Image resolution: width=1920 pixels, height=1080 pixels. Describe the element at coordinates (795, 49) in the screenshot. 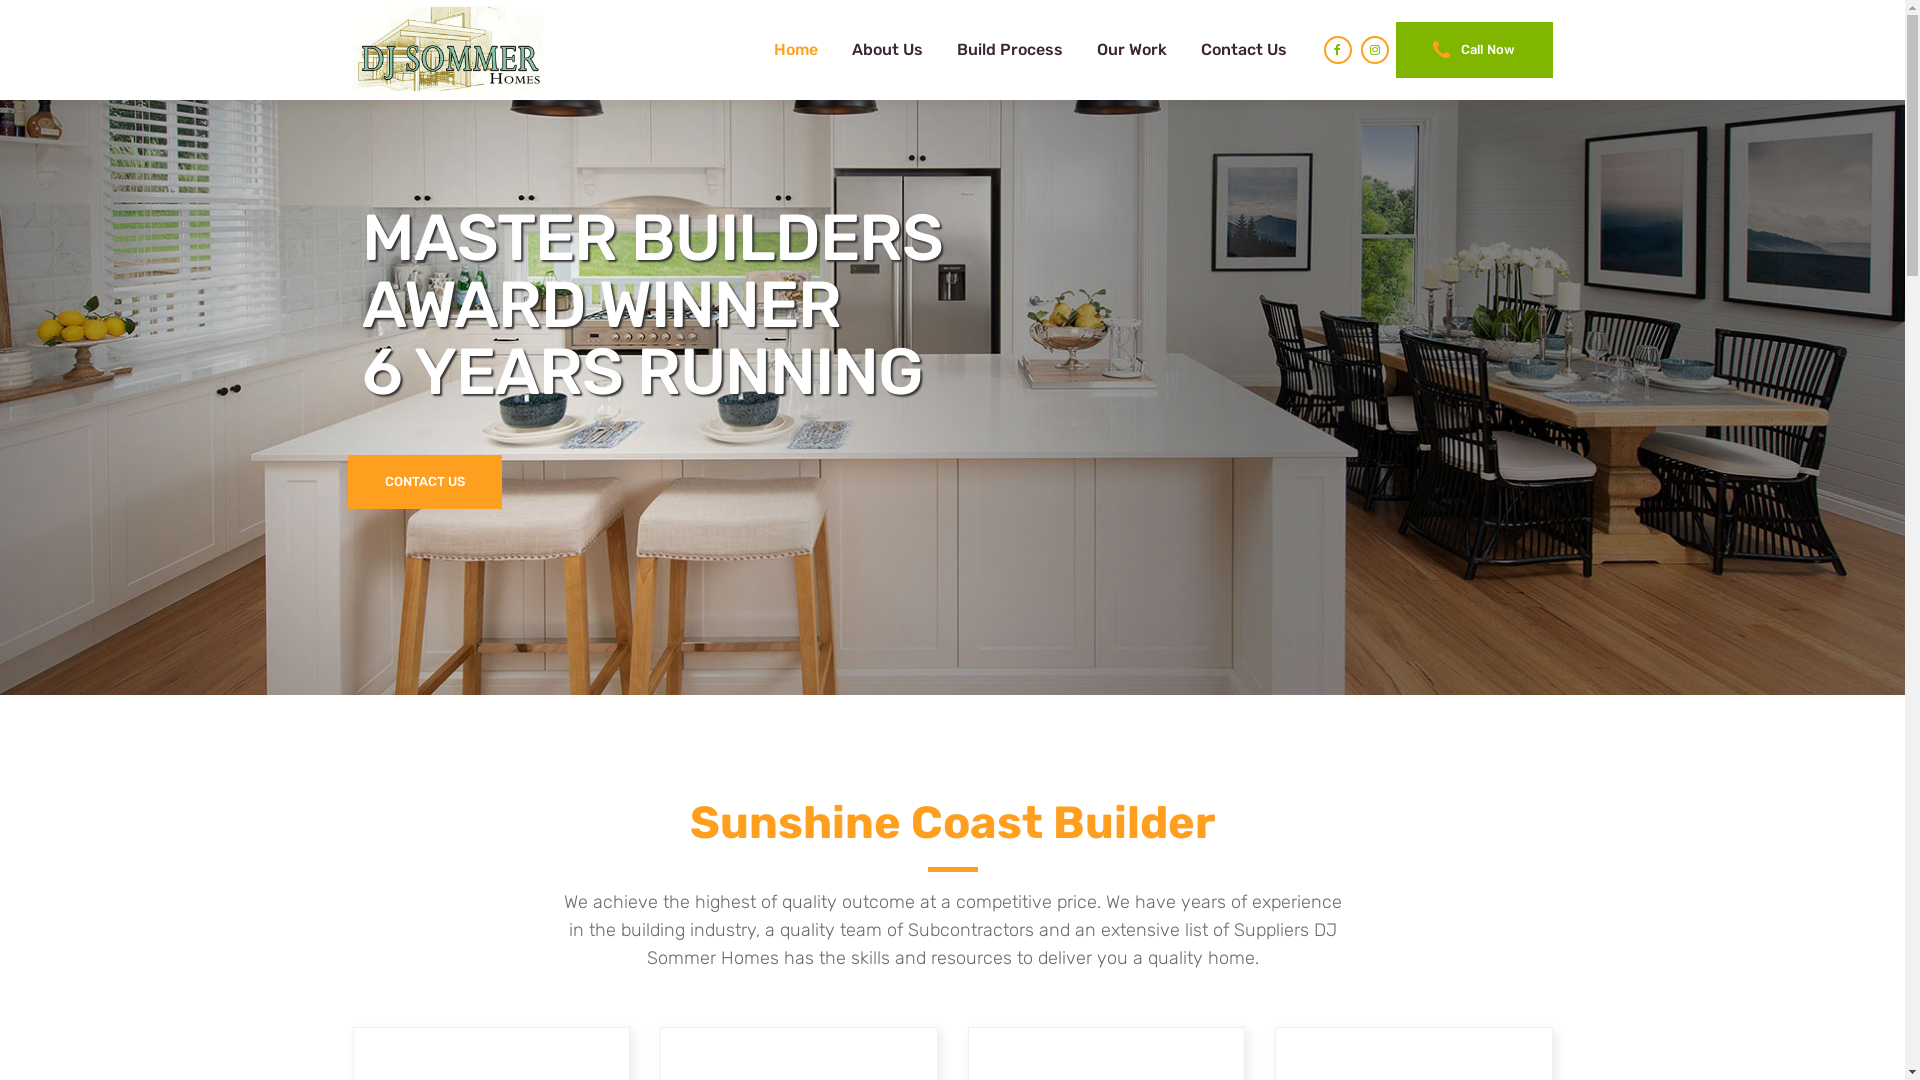

I see `'Home'` at that location.